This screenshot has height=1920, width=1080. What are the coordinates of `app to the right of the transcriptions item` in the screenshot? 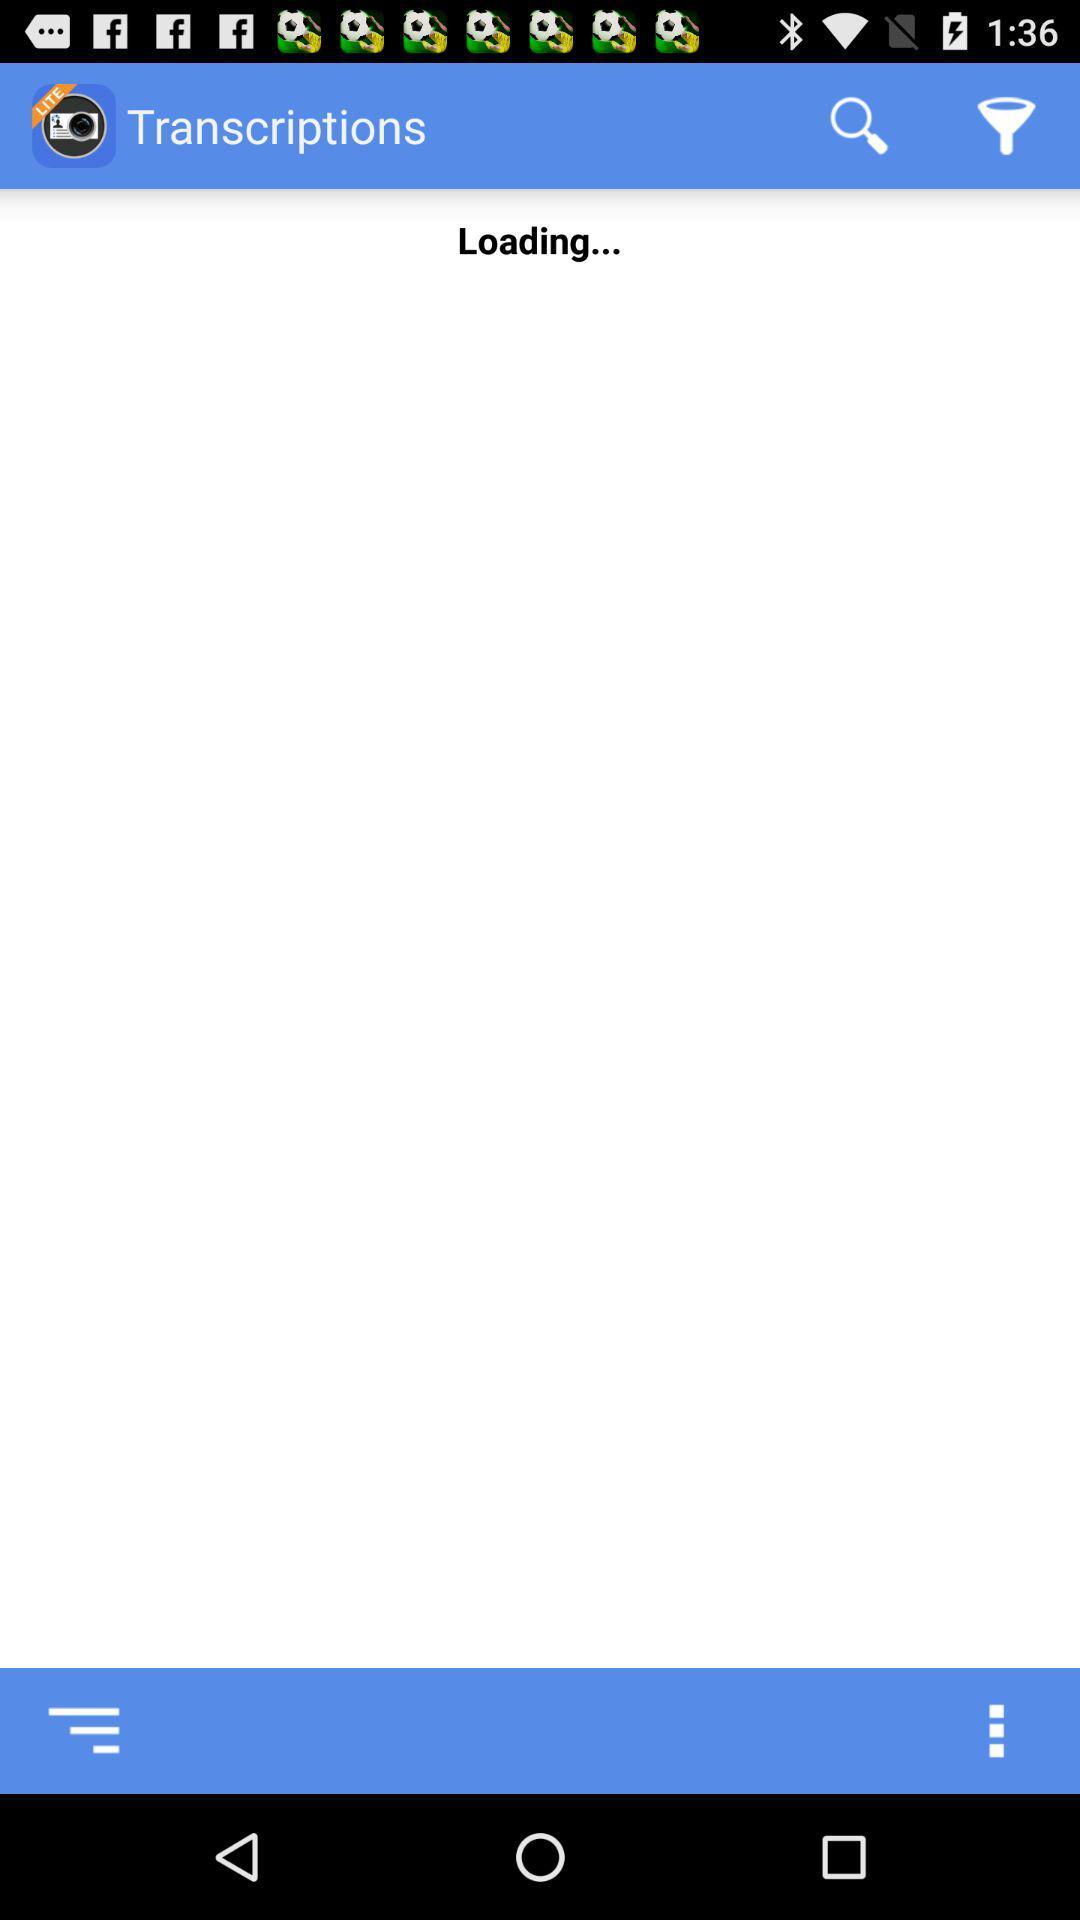 It's located at (858, 124).